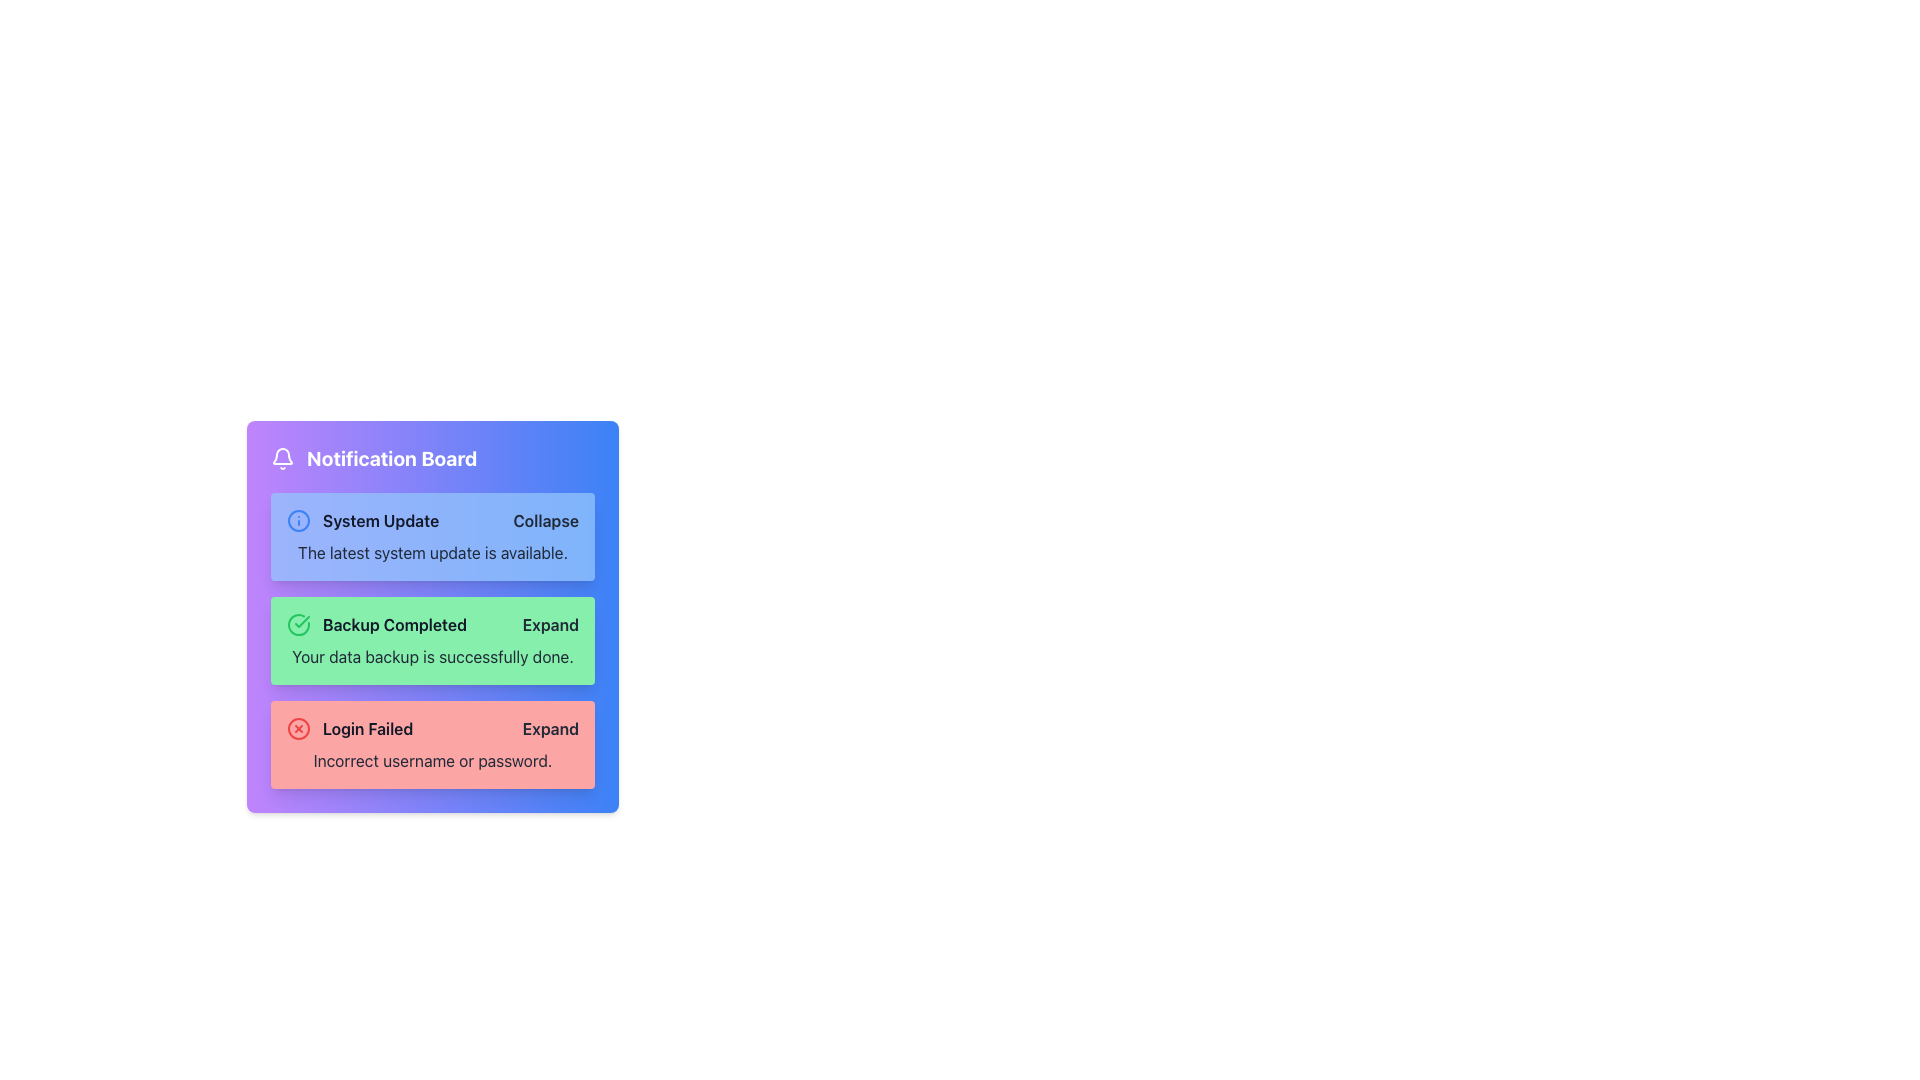 The width and height of the screenshot is (1920, 1080). Describe the element at coordinates (431, 656) in the screenshot. I see `message displayed in the gray text label that says 'Your data backup is successfully done.' located within the green notification card titled 'Backup Completed.'` at that location.